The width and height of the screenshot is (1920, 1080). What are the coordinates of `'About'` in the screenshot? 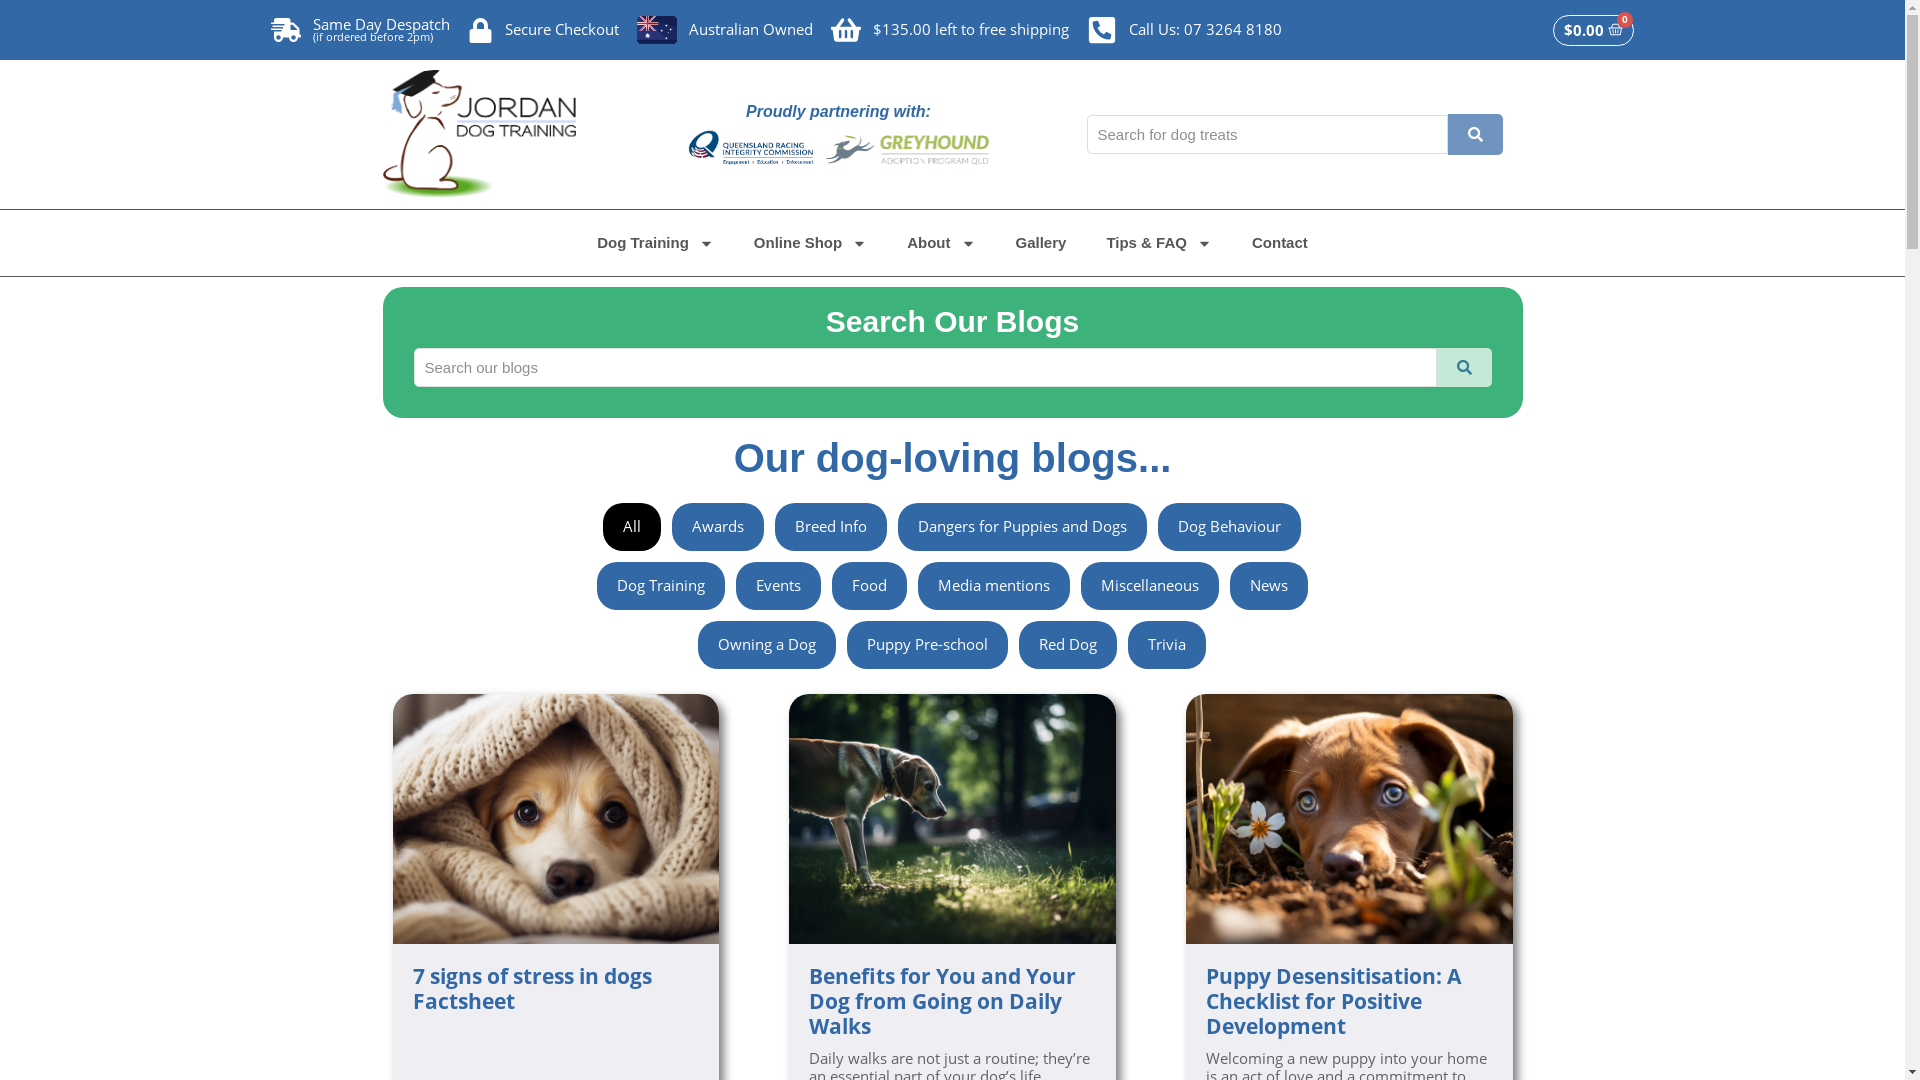 It's located at (939, 242).